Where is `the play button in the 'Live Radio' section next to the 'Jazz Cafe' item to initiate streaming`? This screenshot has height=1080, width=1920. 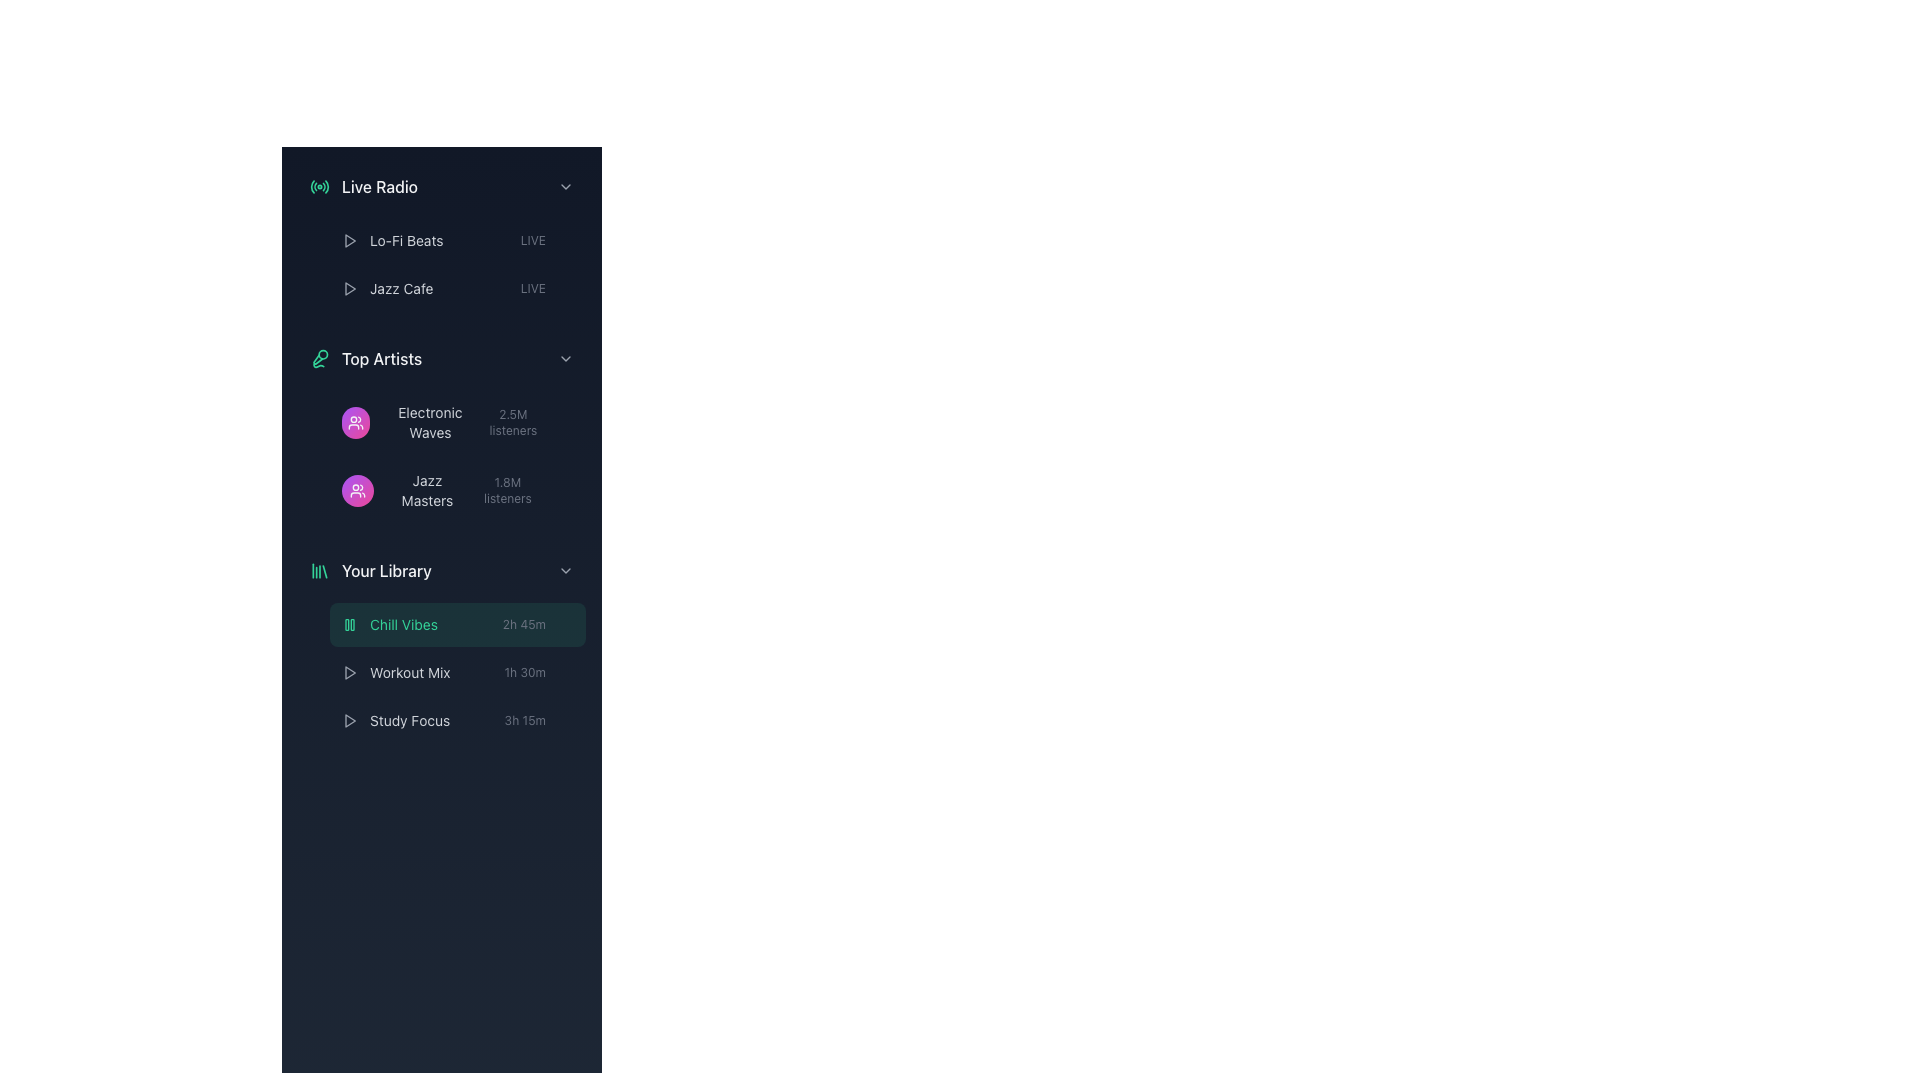
the play button in the 'Live Radio' section next to the 'Jazz Cafe' item to initiate streaming is located at coordinates (350, 239).